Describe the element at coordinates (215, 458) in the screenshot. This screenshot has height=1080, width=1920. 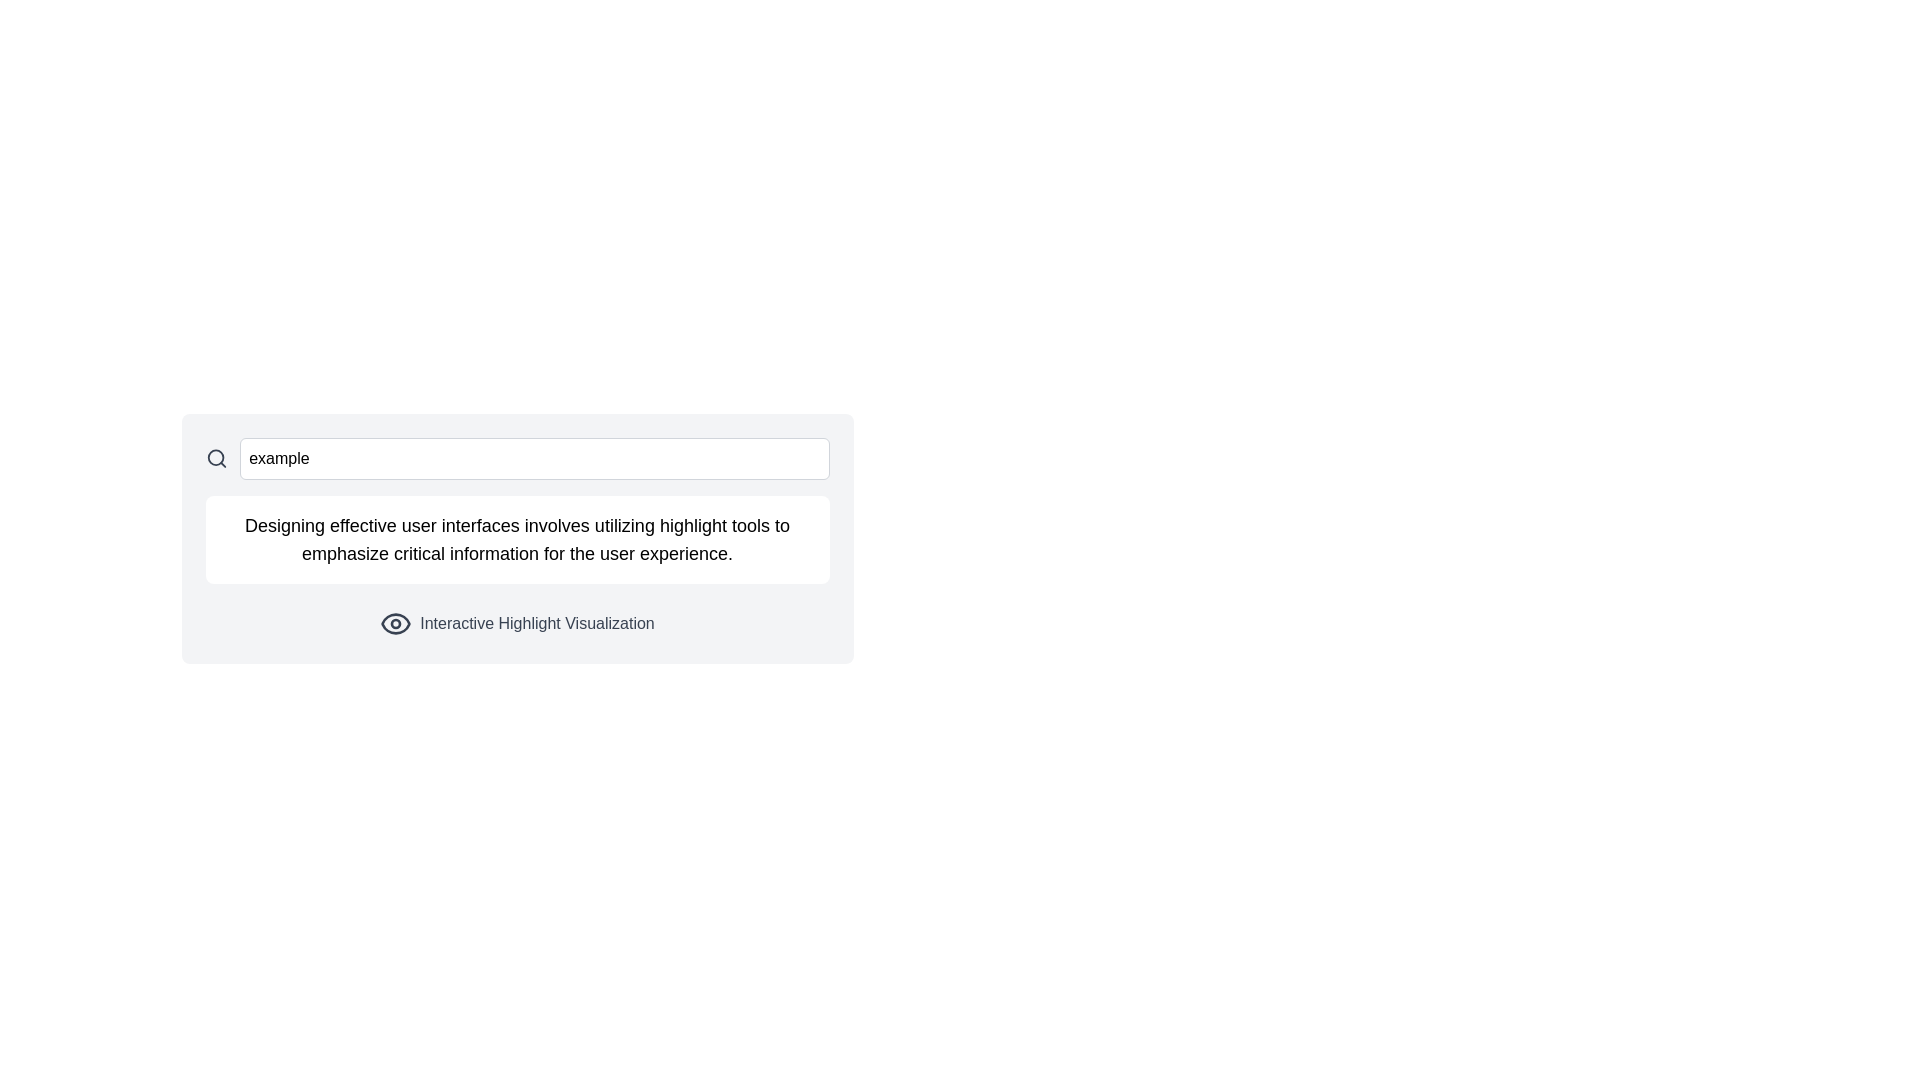
I see `the central circular part of the magnifying glass icon located at the left end of the search input field in the search bar` at that location.